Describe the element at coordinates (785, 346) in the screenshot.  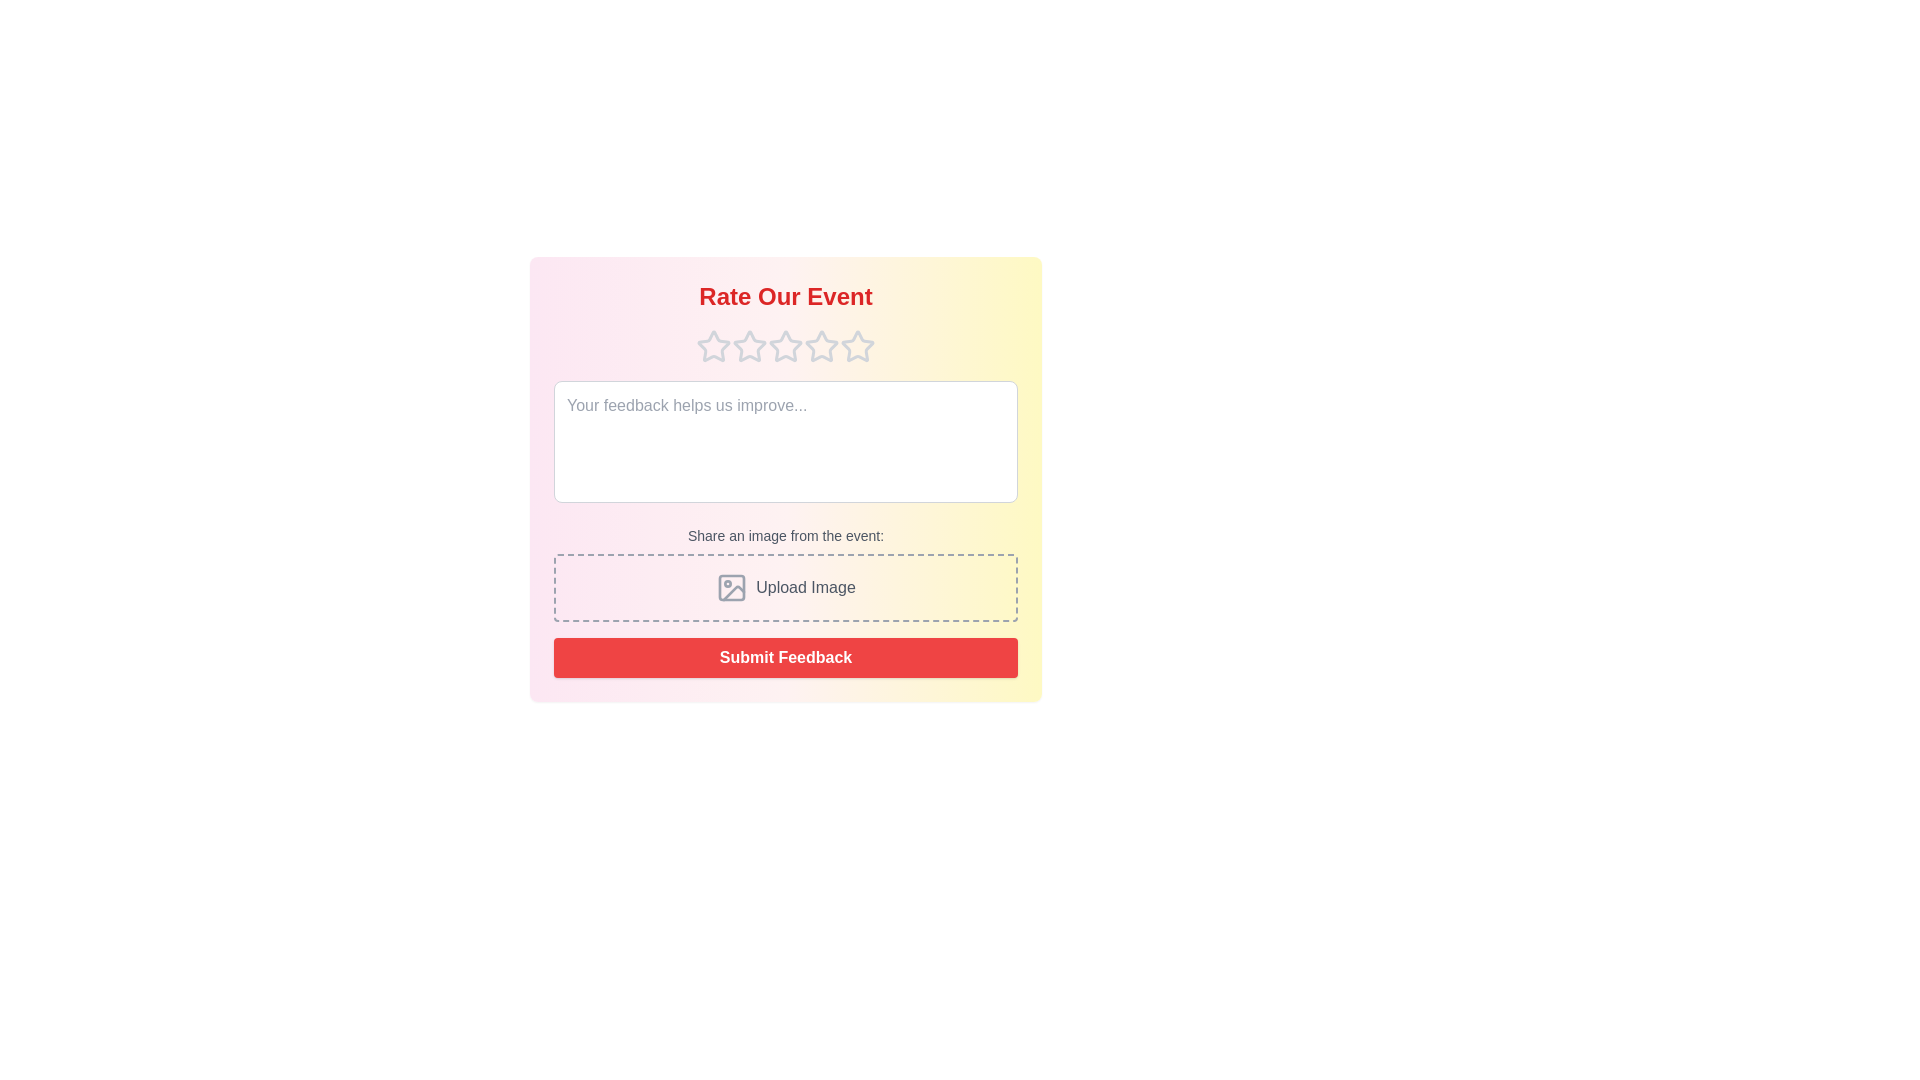
I see `the star corresponding to the desired rating 3` at that location.